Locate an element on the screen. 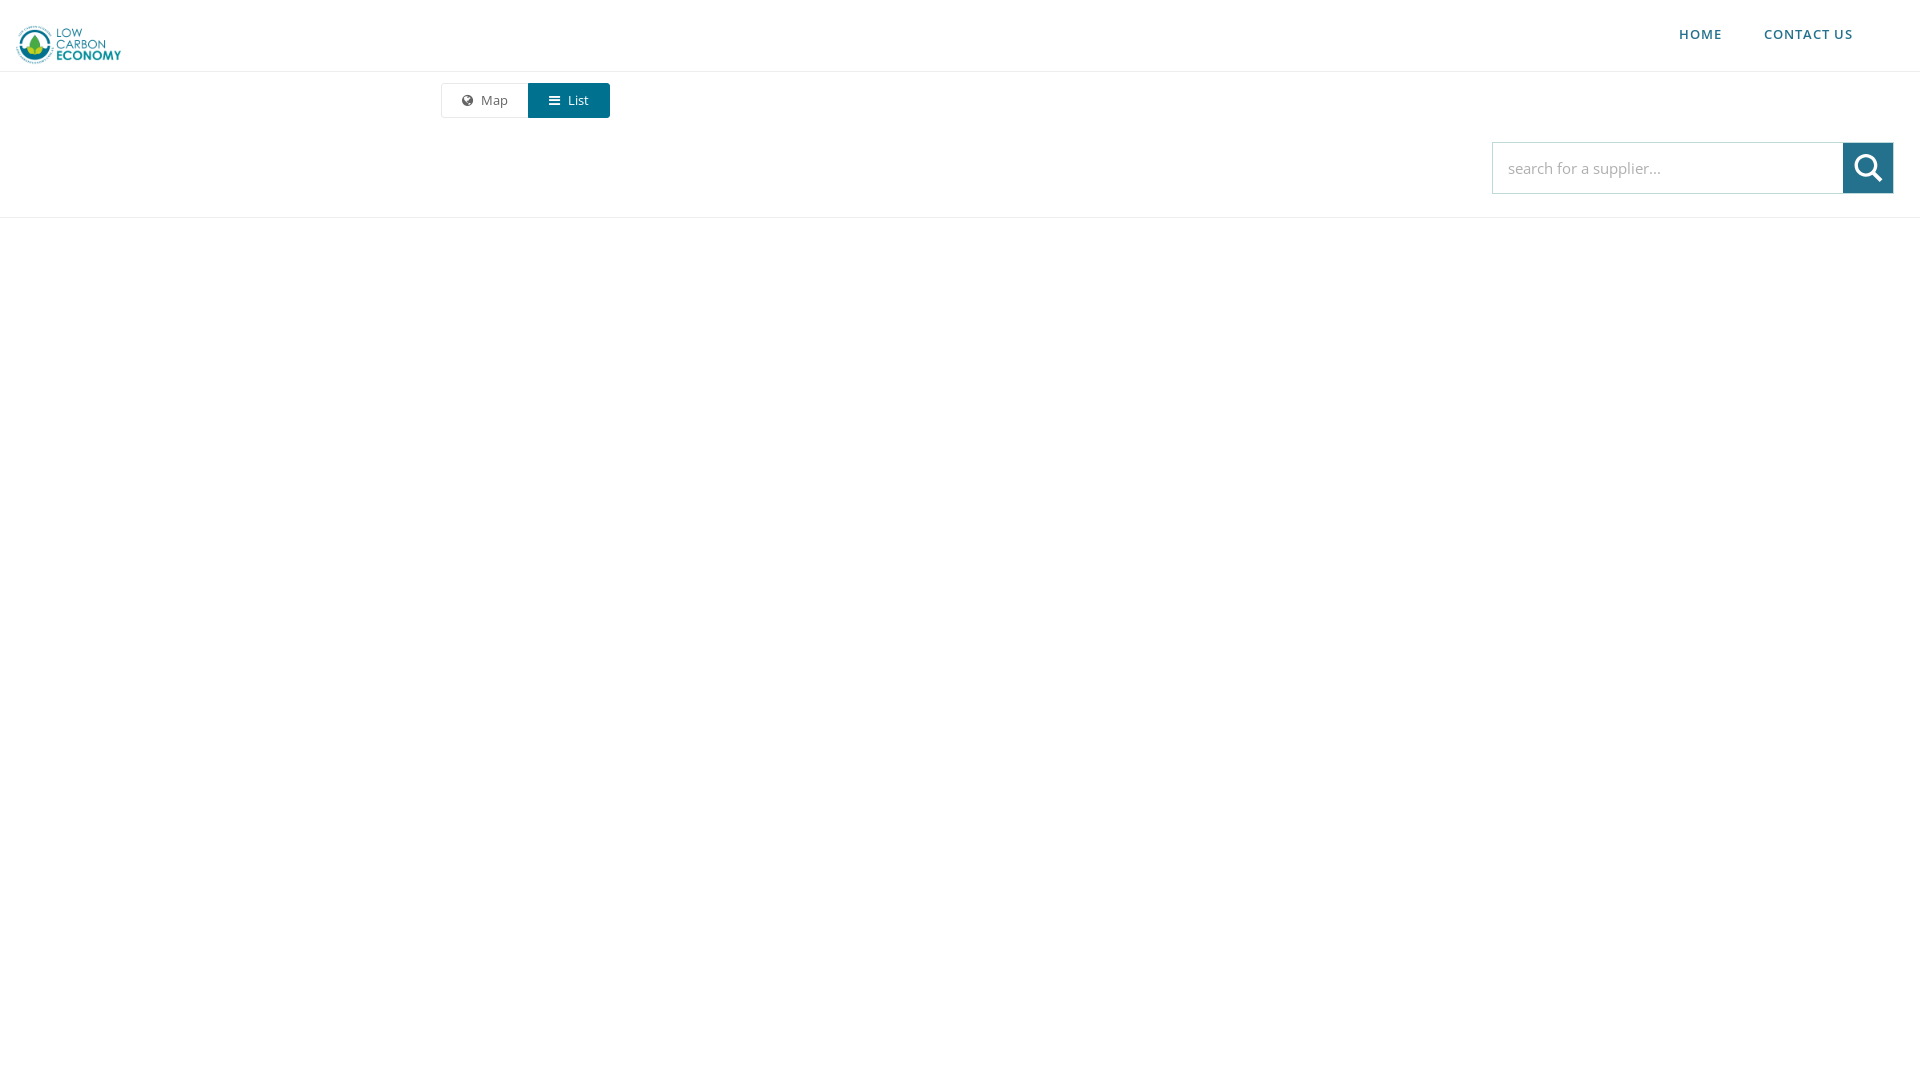 The image size is (1920, 1080). 'HOME' is located at coordinates (1699, 34).